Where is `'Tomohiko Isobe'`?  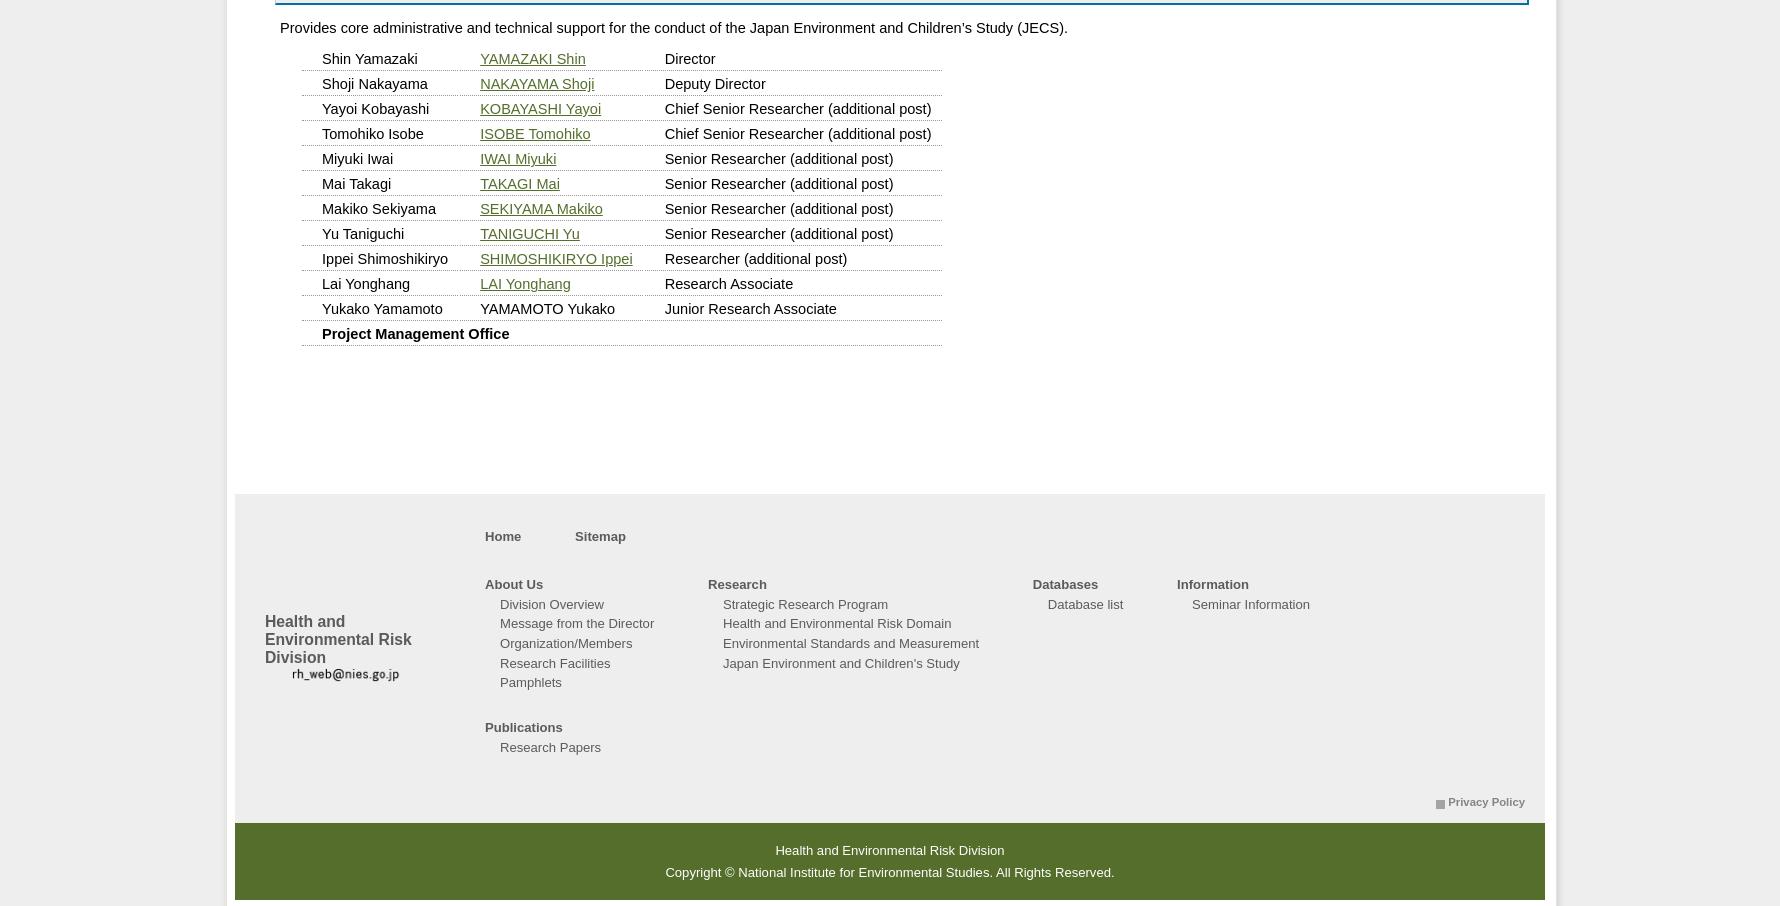
'Tomohiko Isobe' is located at coordinates (322, 132).